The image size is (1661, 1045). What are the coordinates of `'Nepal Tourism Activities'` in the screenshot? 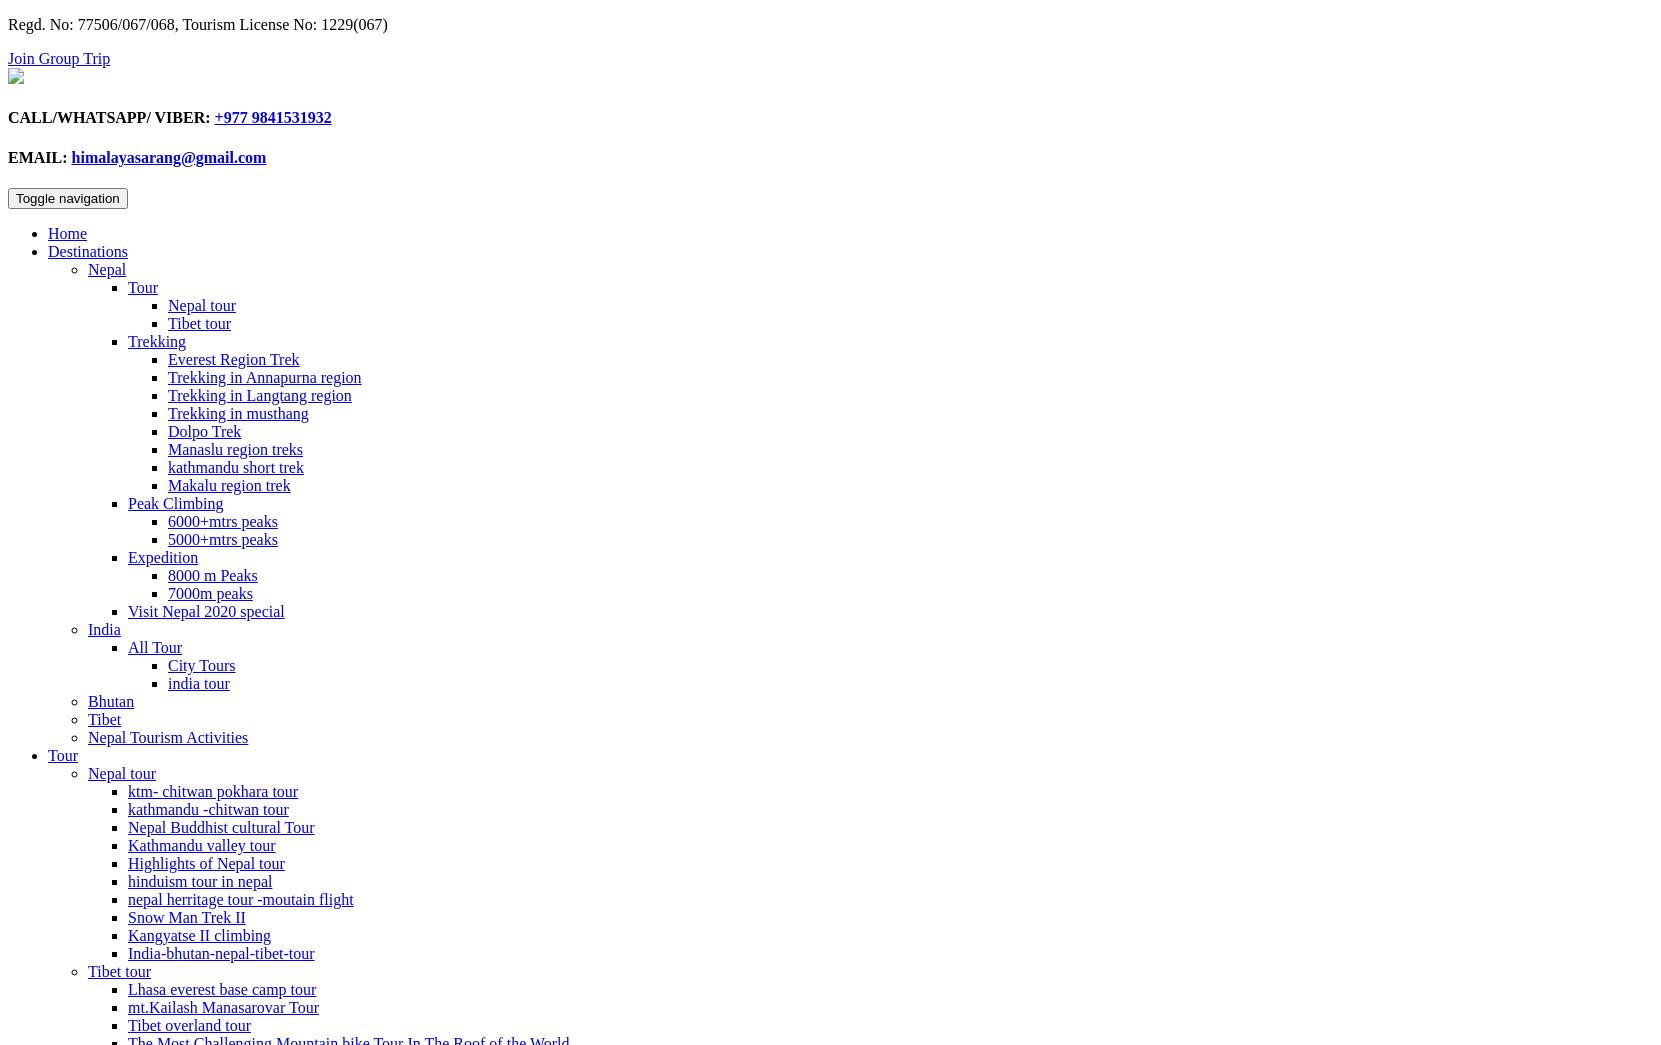 It's located at (167, 735).